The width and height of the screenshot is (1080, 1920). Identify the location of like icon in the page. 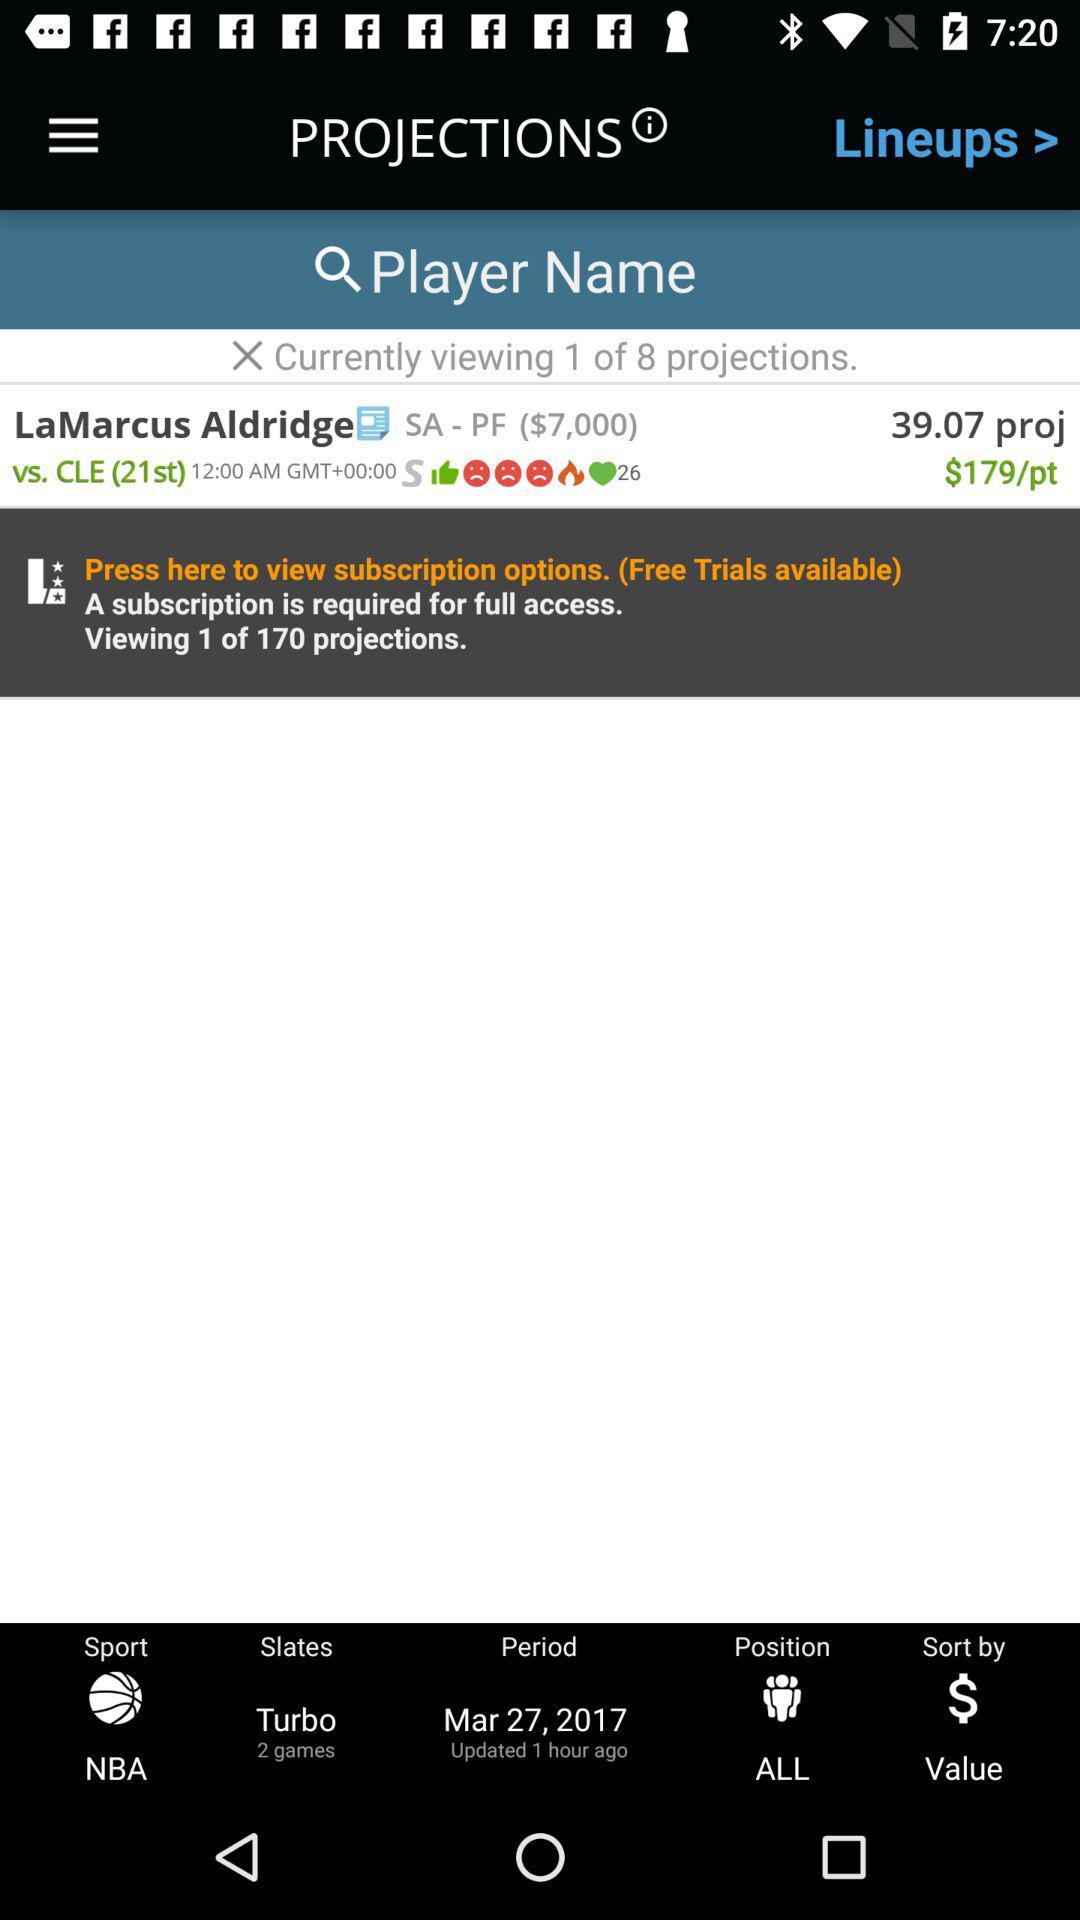
(442, 472).